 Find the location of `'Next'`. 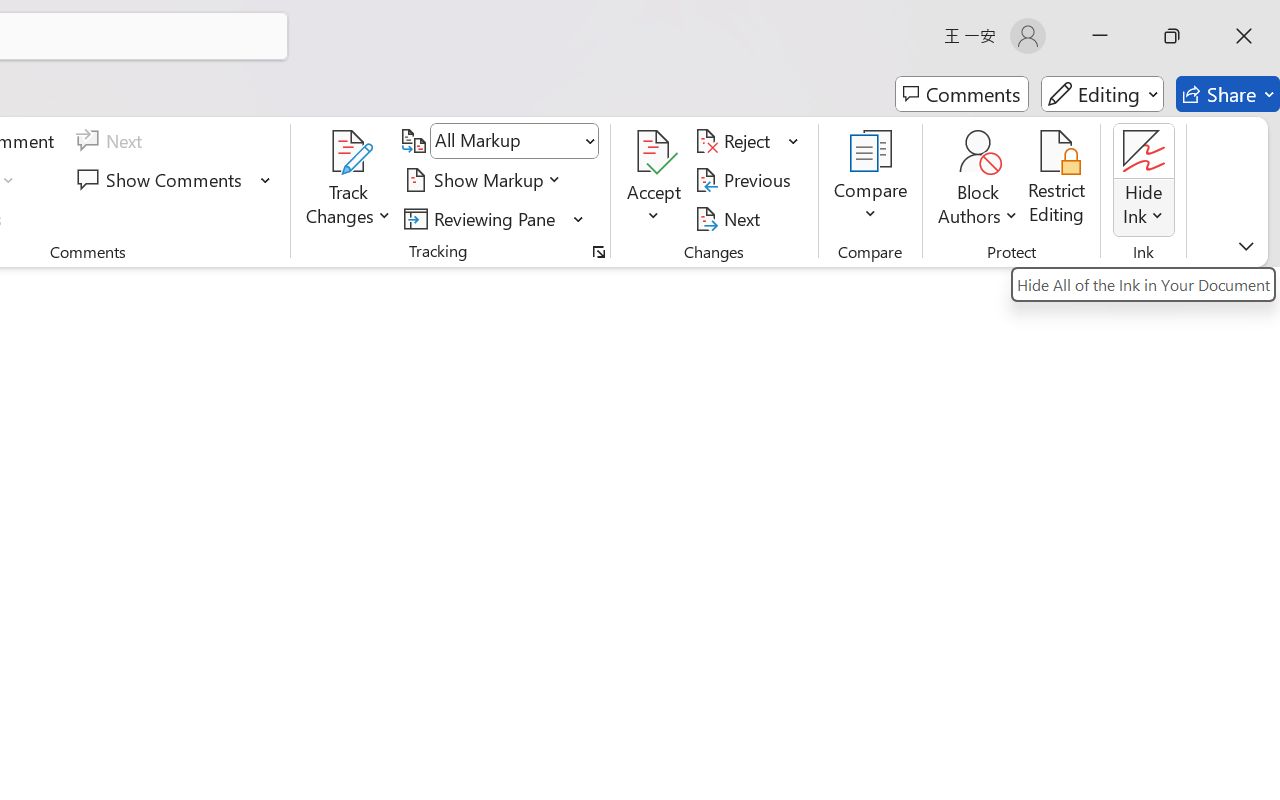

'Next' is located at coordinates (729, 218).